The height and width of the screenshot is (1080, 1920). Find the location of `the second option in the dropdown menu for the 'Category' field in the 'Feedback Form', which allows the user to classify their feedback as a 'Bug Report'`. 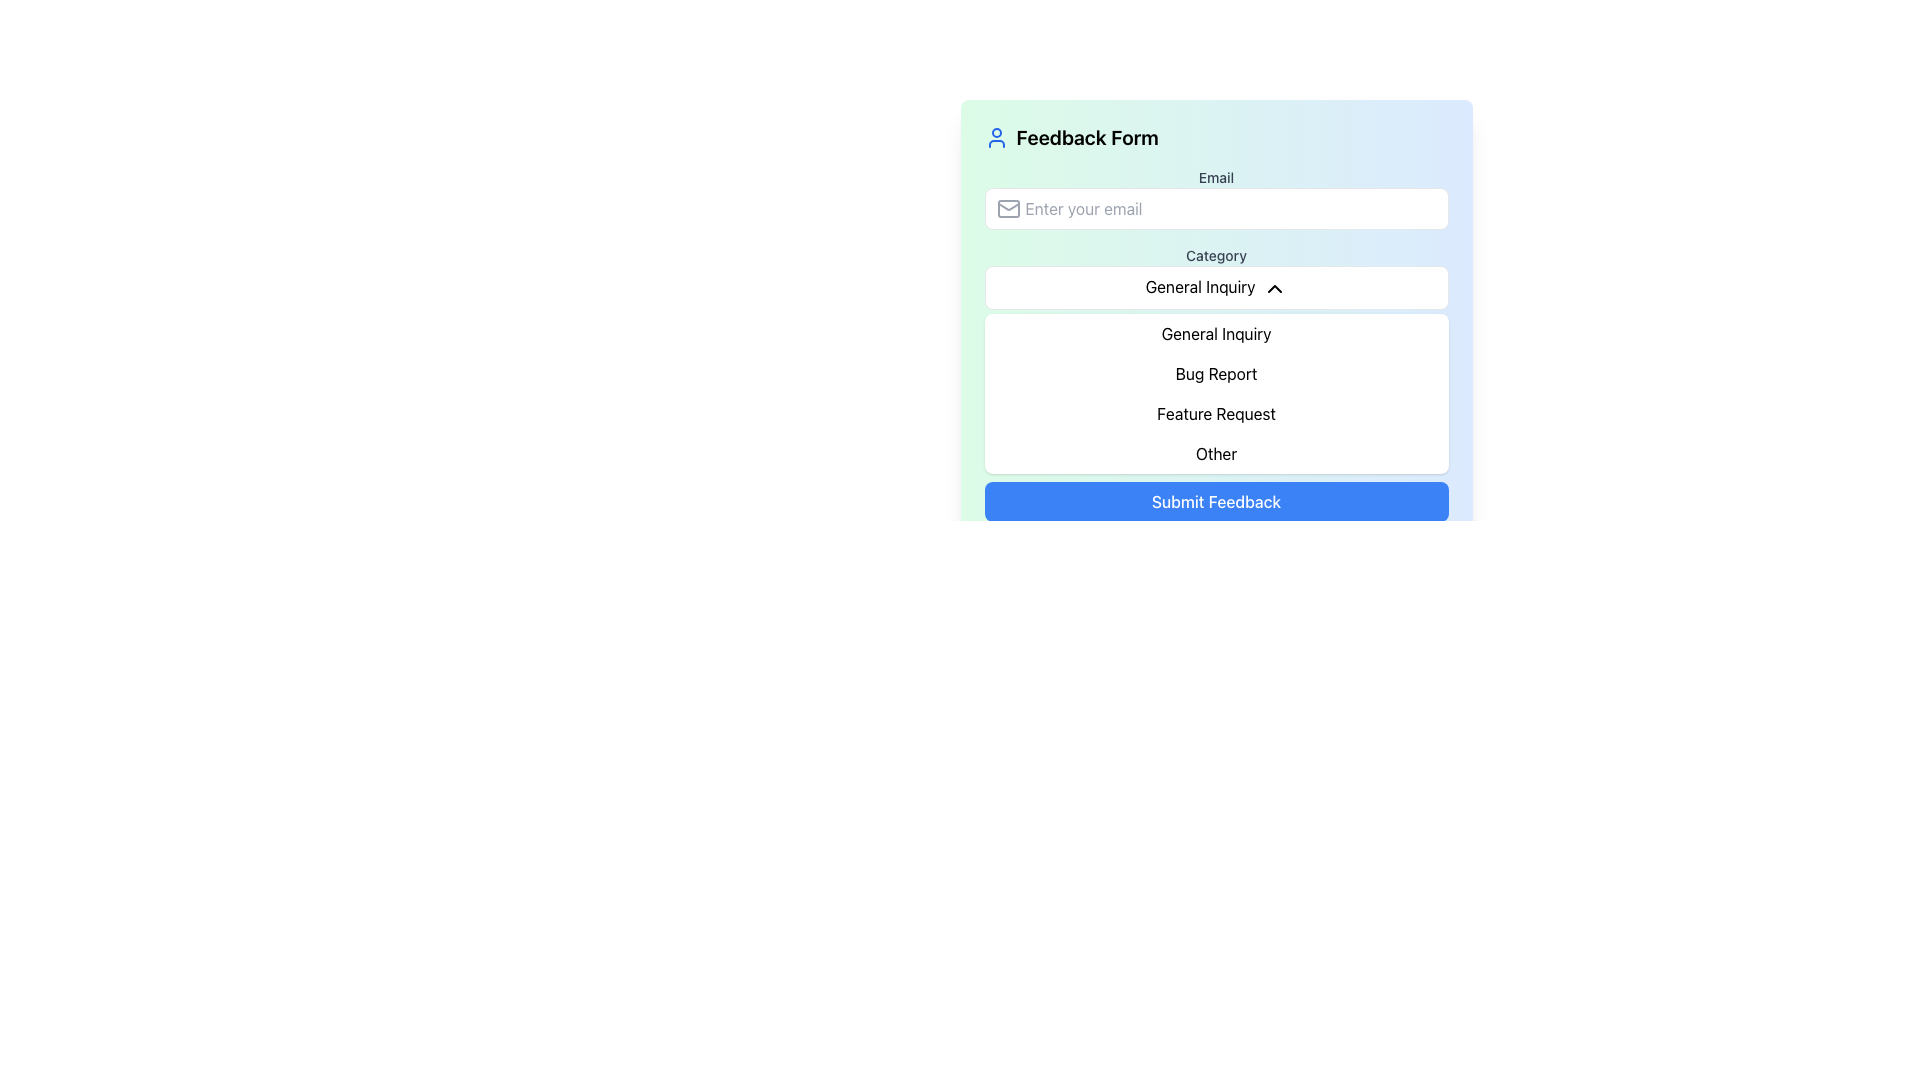

the second option in the dropdown menu for the 'Category' field in the 'Feedback Form', which allows the user to classify their feedback as a 'Bug Report' is located at coordinates (1215, 393).